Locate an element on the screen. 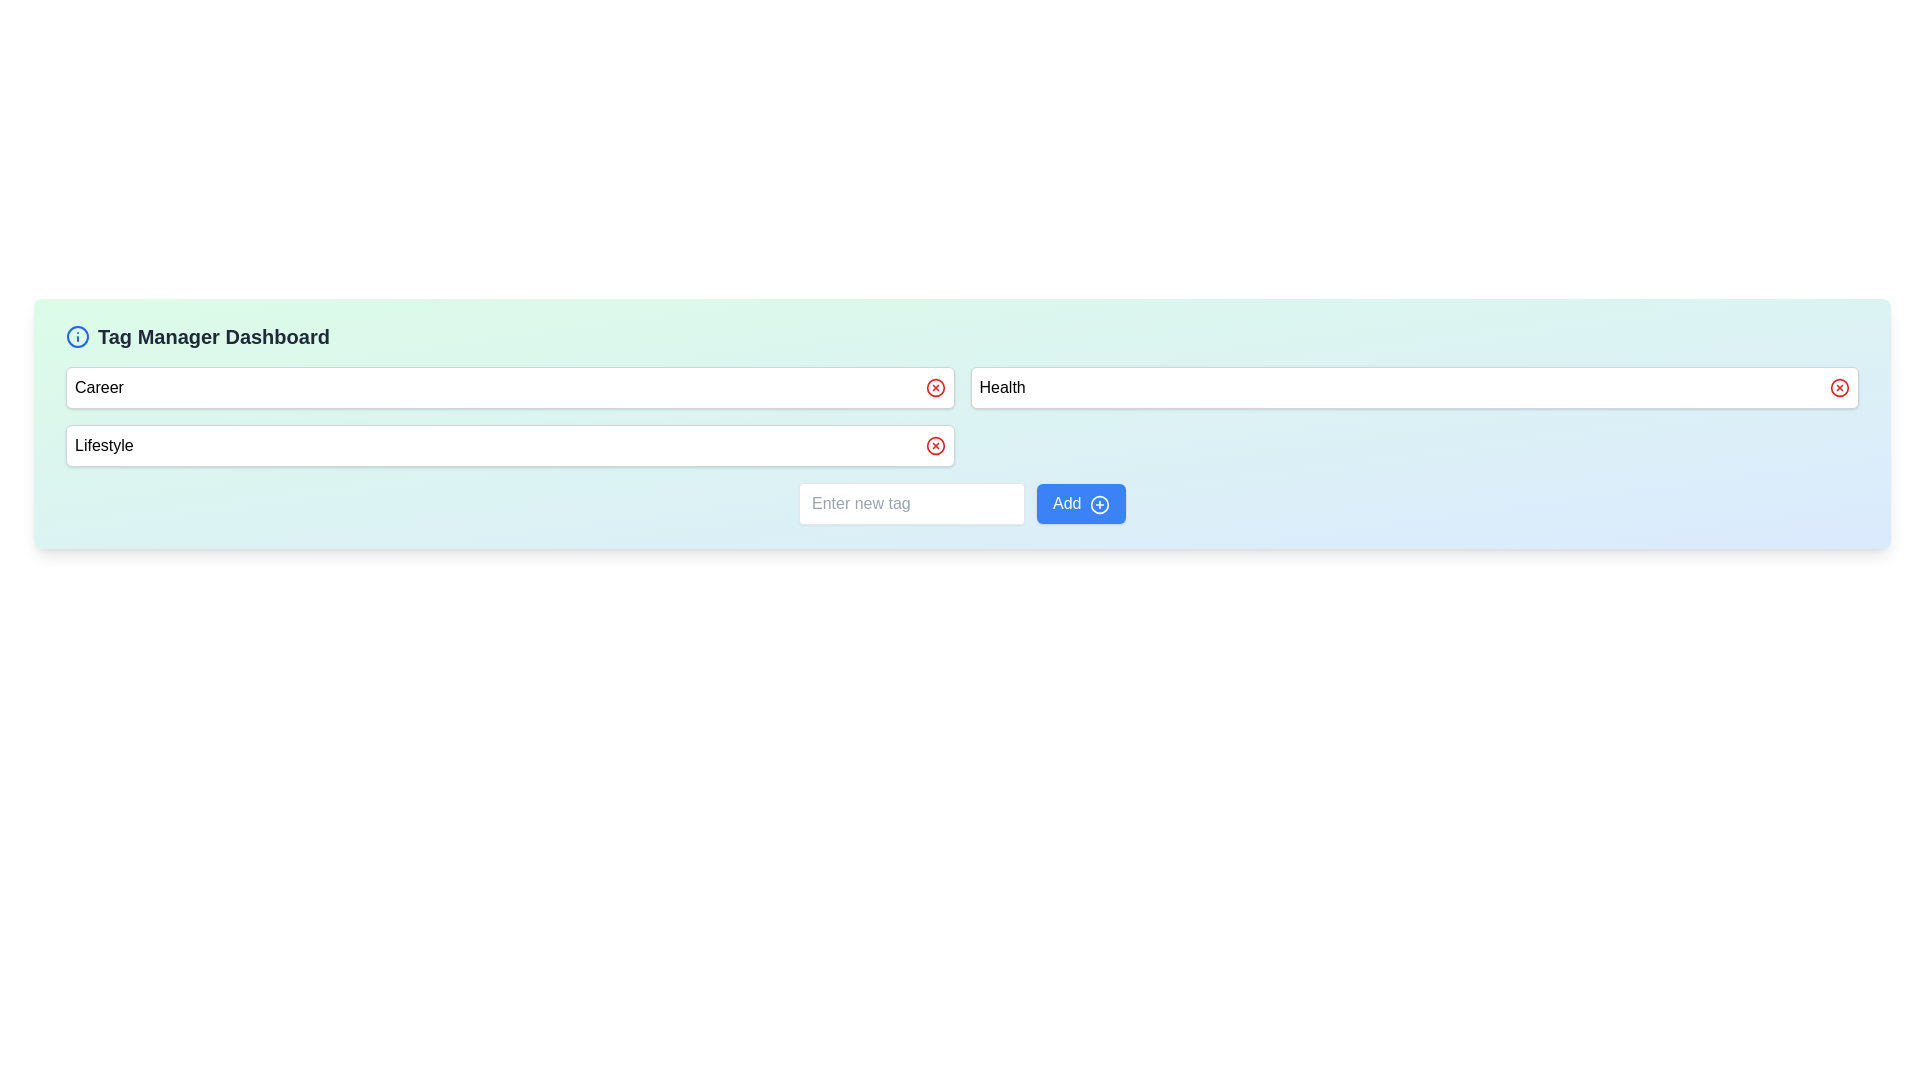  the circular graphical element located within the interactive button or icon towards the right end of the interface is located at coordinates (1098, 503).